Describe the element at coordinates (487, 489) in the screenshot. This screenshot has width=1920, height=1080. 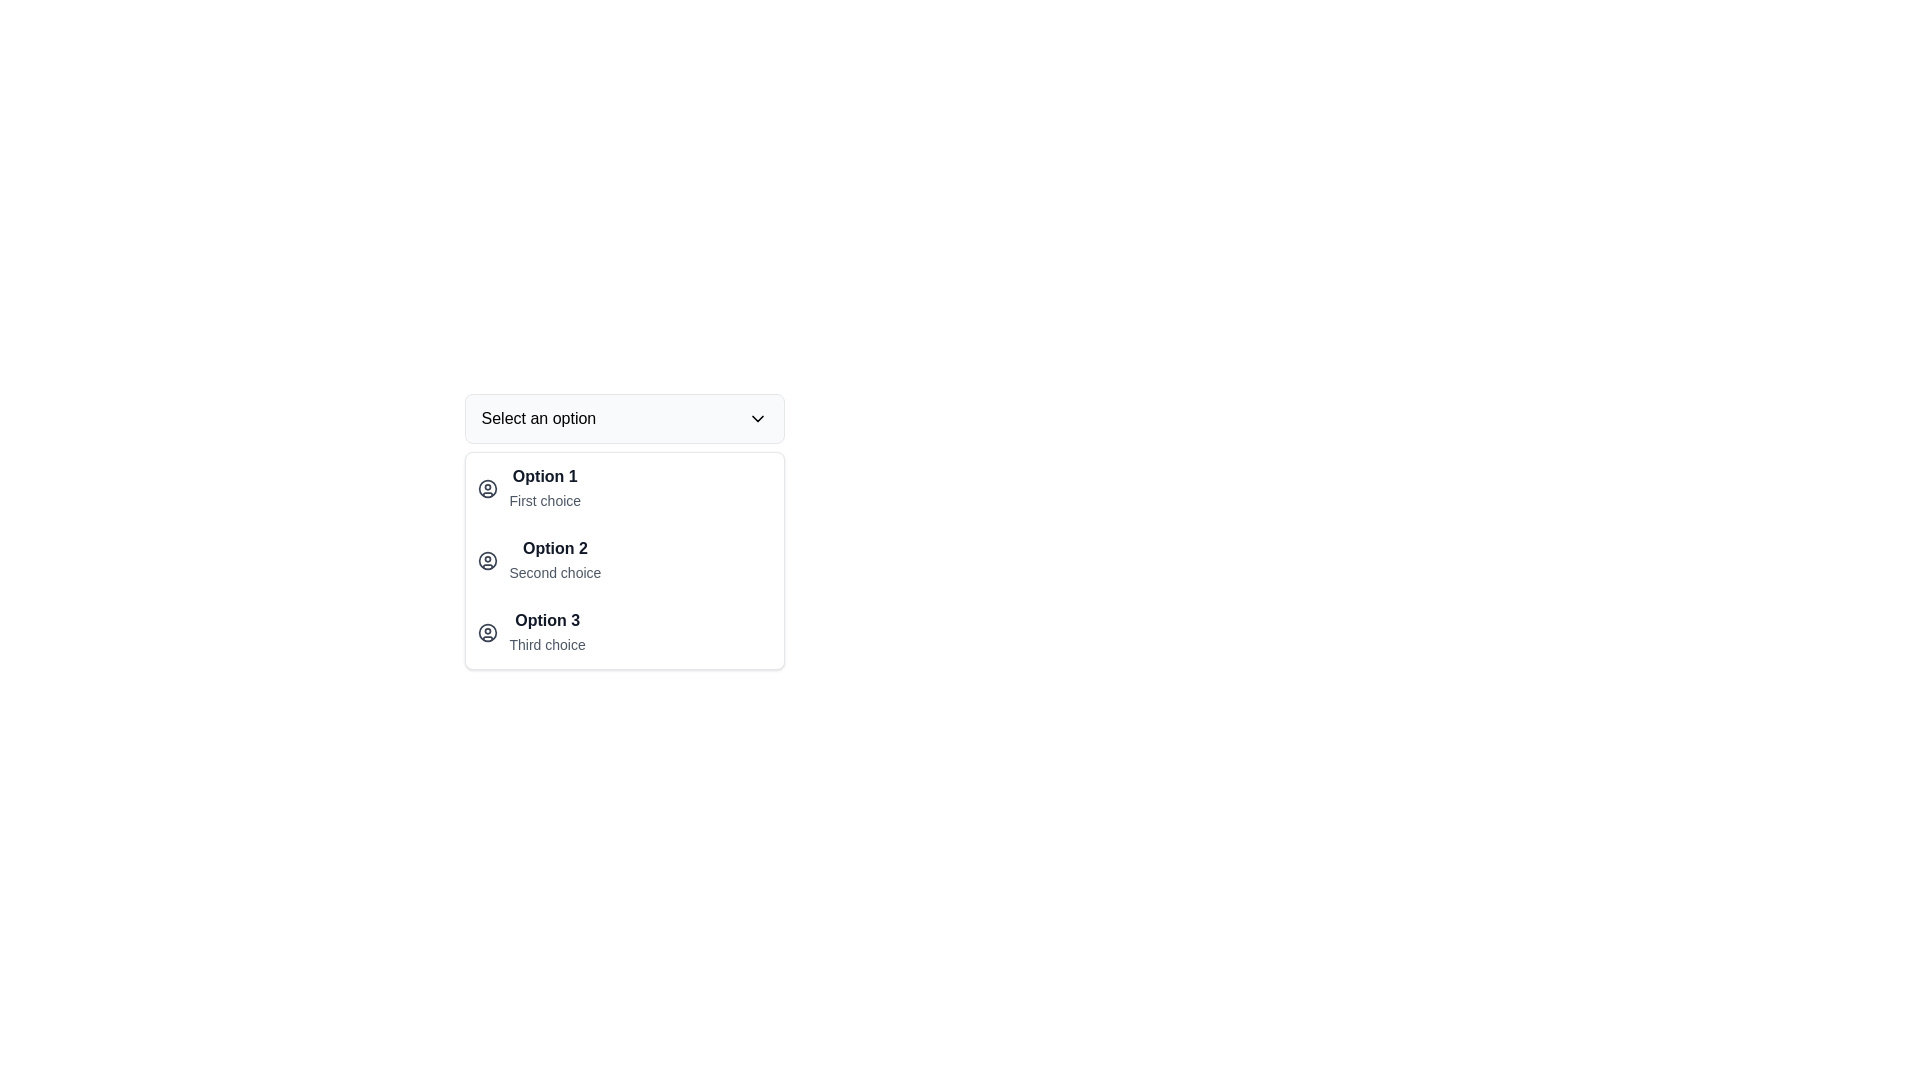
I see `the blue circle outline icon associated with 'Option 1' in the dropdown menu by hovering over it` at that location.